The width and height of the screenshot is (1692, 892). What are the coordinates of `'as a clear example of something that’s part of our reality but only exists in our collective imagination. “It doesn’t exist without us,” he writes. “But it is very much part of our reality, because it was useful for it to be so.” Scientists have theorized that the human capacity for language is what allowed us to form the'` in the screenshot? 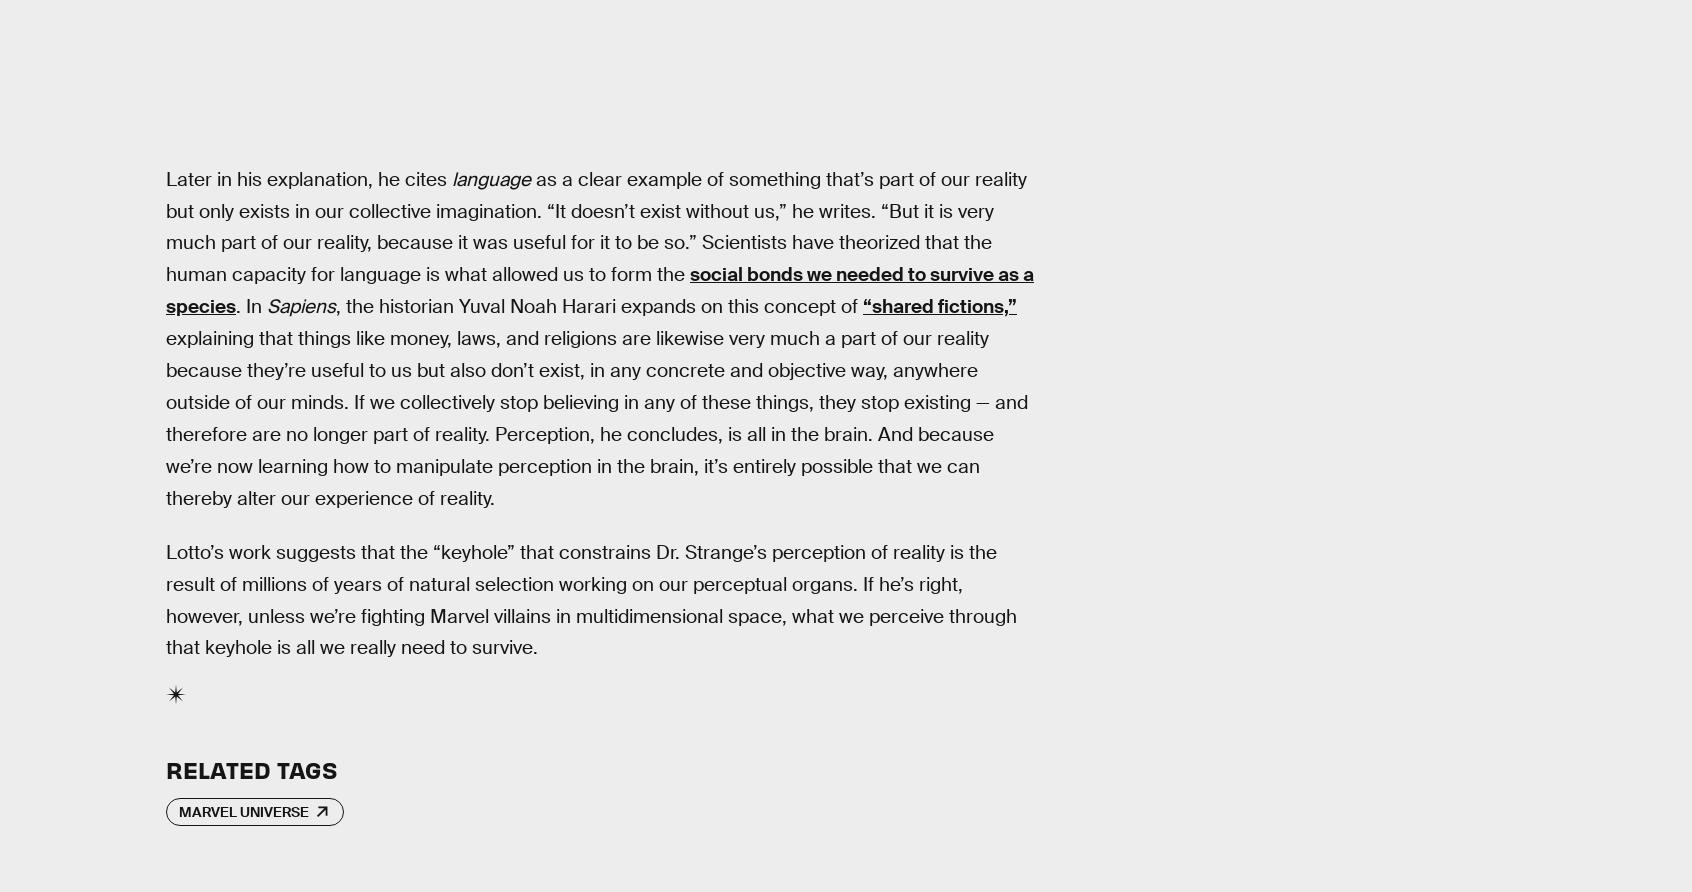 It's located at (164, 226).